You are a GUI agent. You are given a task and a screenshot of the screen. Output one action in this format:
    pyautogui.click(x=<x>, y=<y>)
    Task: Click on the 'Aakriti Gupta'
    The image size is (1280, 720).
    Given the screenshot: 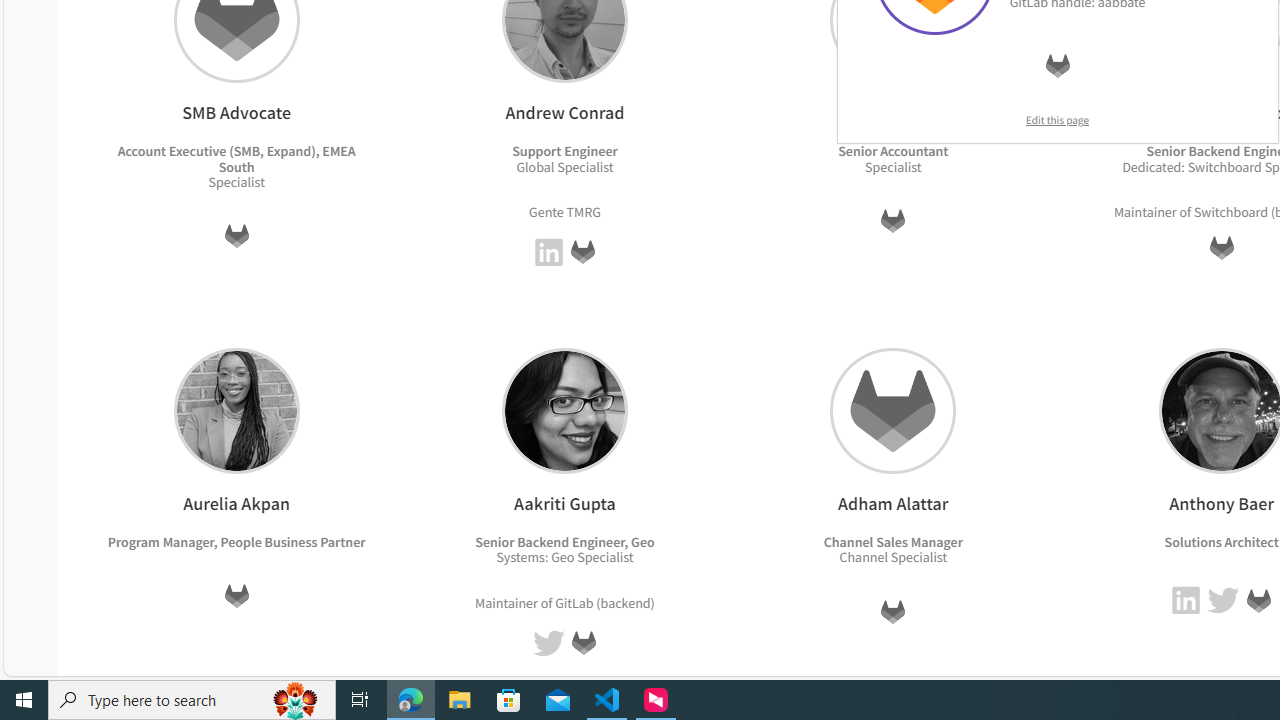 What is the action you would take?
    pyautogui.click(x=563, y=409)
    